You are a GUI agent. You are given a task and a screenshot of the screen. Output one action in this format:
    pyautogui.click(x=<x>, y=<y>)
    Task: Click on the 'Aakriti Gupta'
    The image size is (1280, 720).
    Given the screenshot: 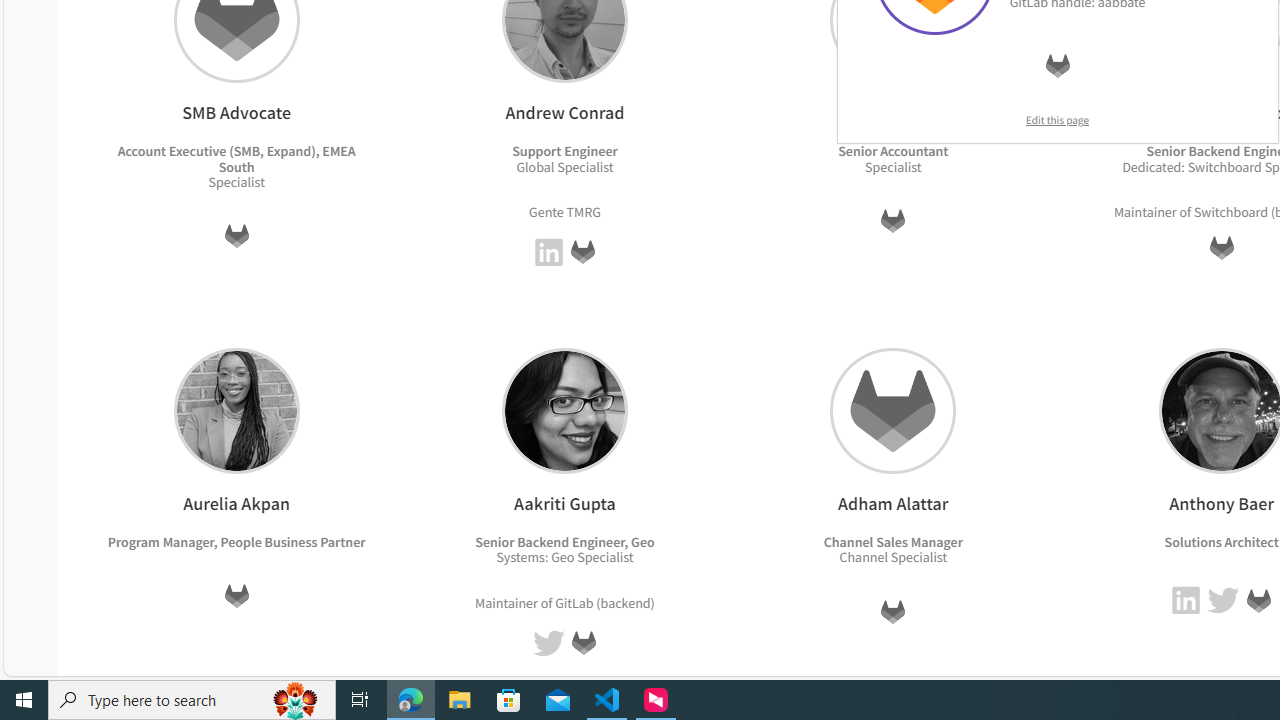 What is the action you would take?
    pyautogui.click(x=563, y=409)
    